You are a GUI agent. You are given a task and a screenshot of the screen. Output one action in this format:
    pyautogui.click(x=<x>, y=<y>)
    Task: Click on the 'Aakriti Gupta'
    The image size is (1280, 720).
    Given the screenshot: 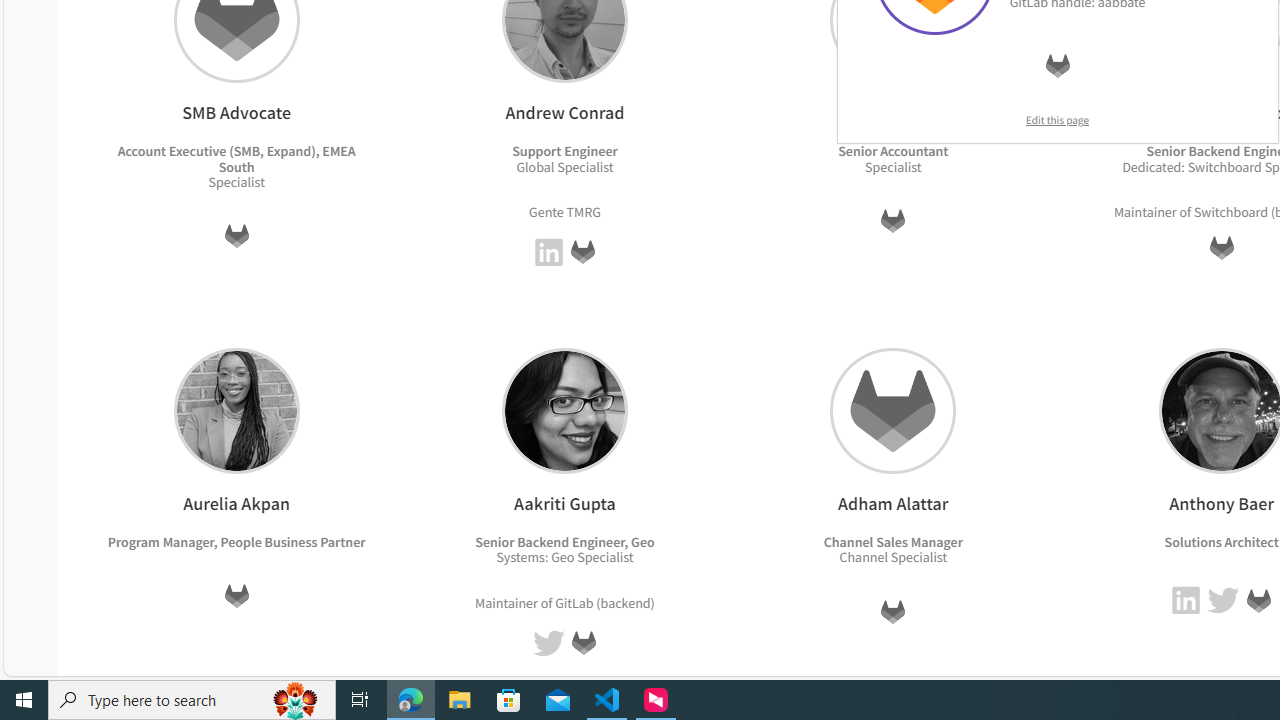 What is the action you would take?
    pyautogui.click(x=563, y=409)
    